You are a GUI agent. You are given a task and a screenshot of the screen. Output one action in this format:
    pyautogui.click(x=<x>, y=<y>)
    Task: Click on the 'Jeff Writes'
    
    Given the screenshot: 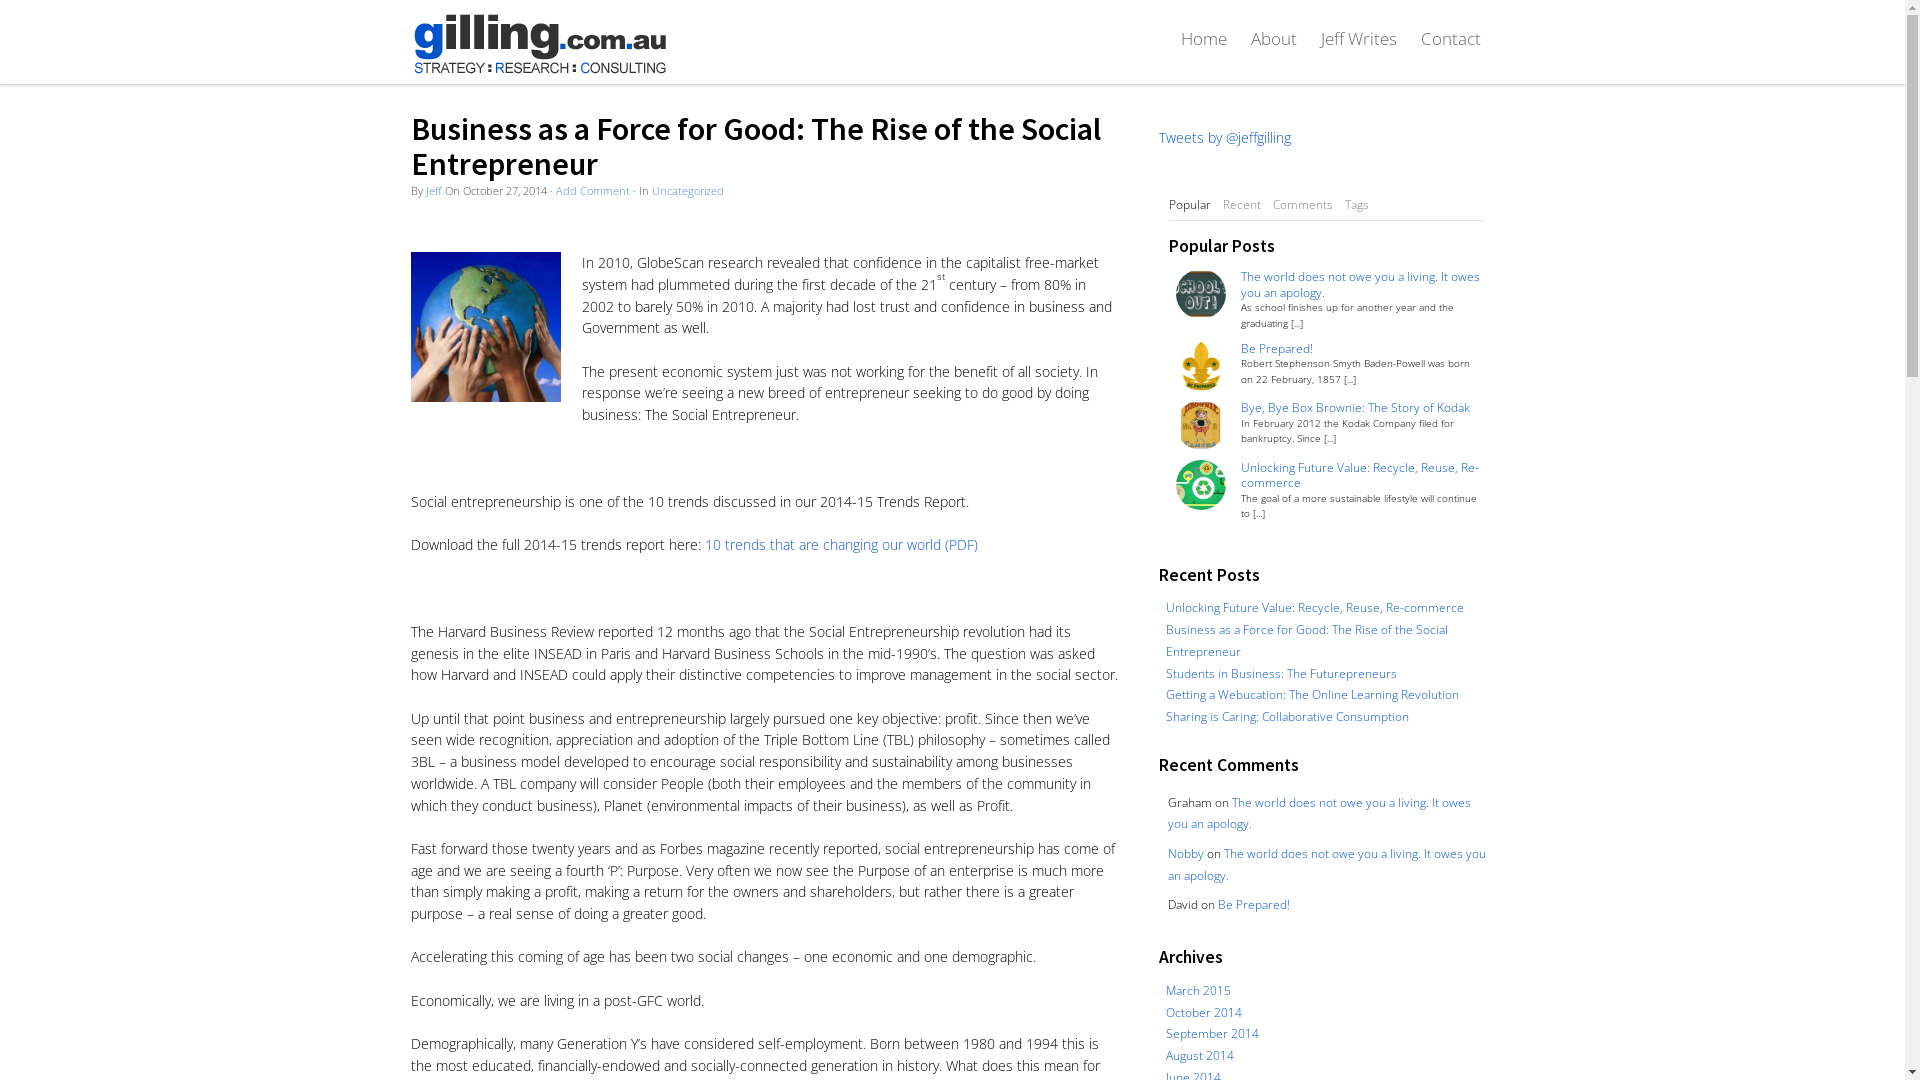 What is the action you would take?
    pyautogui.click(x=1308, y=38)
    